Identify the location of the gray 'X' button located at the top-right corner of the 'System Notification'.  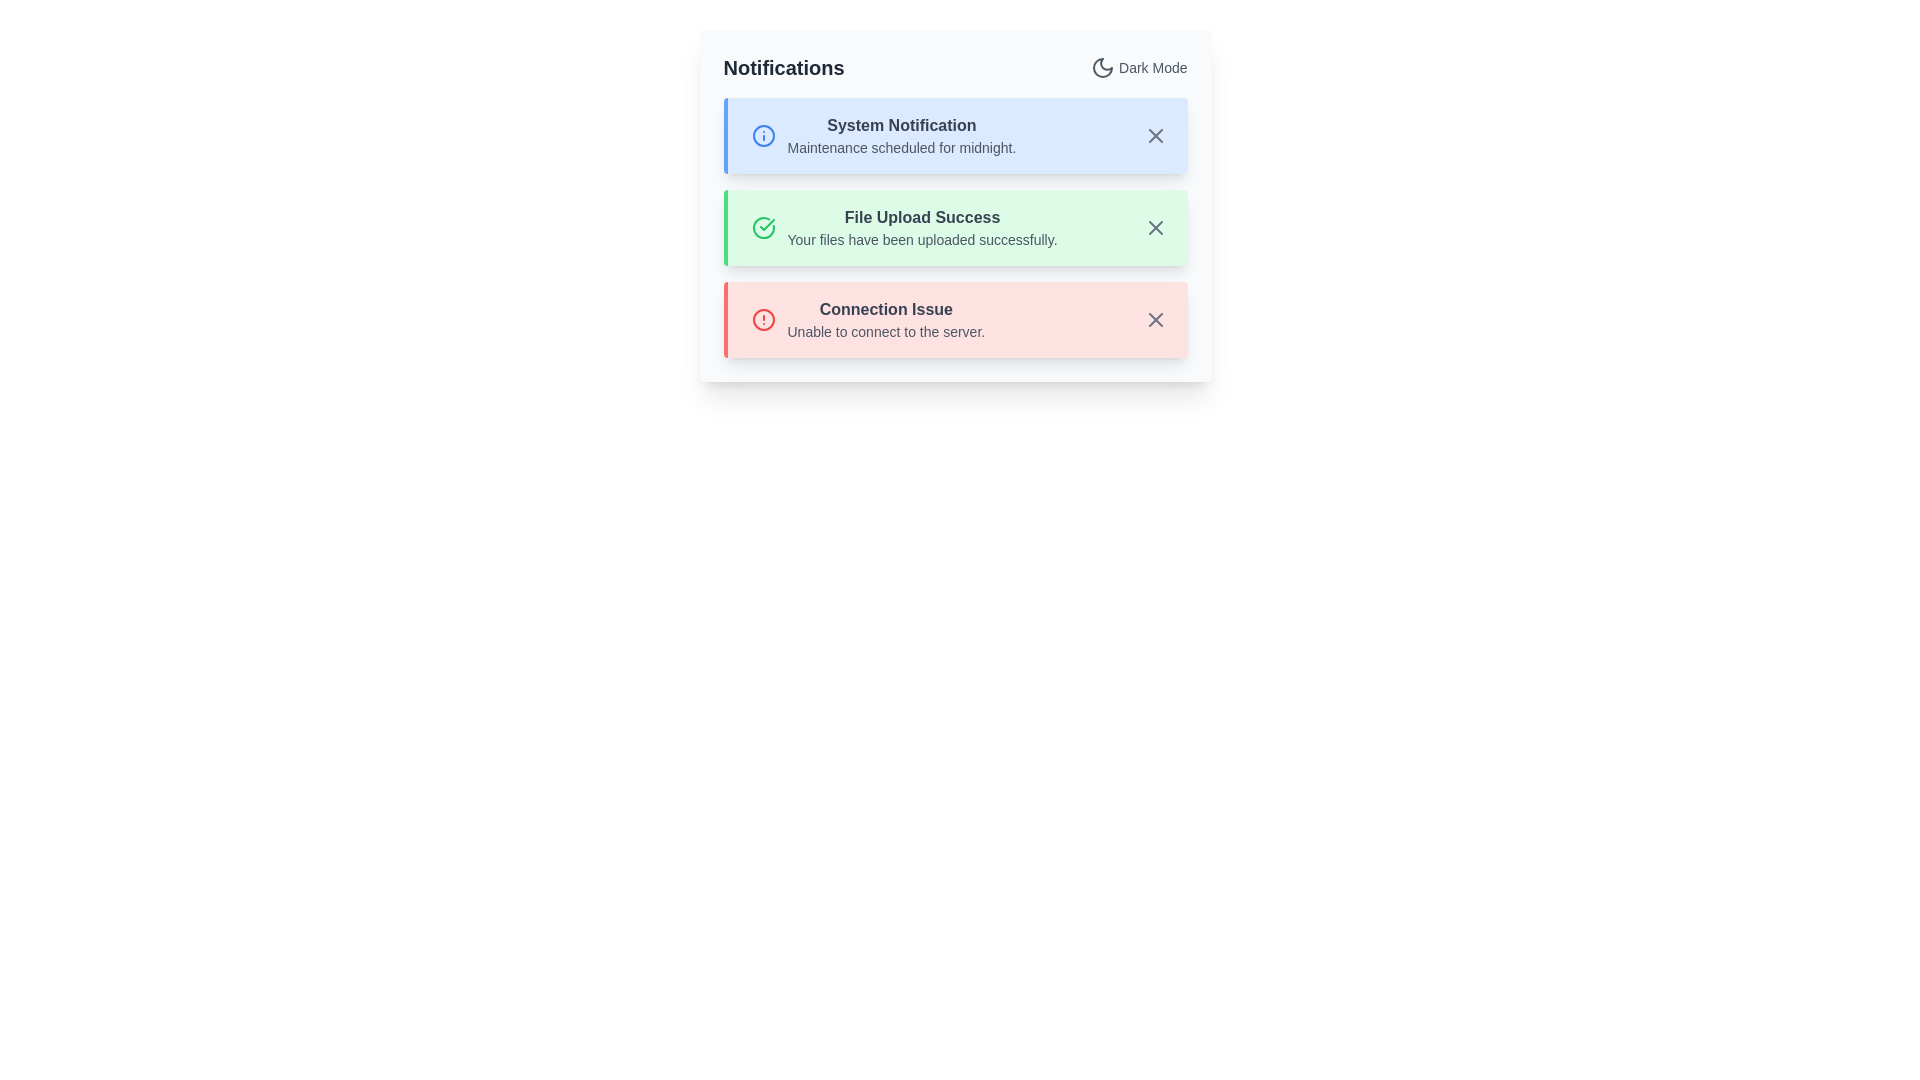
(1155, 135).